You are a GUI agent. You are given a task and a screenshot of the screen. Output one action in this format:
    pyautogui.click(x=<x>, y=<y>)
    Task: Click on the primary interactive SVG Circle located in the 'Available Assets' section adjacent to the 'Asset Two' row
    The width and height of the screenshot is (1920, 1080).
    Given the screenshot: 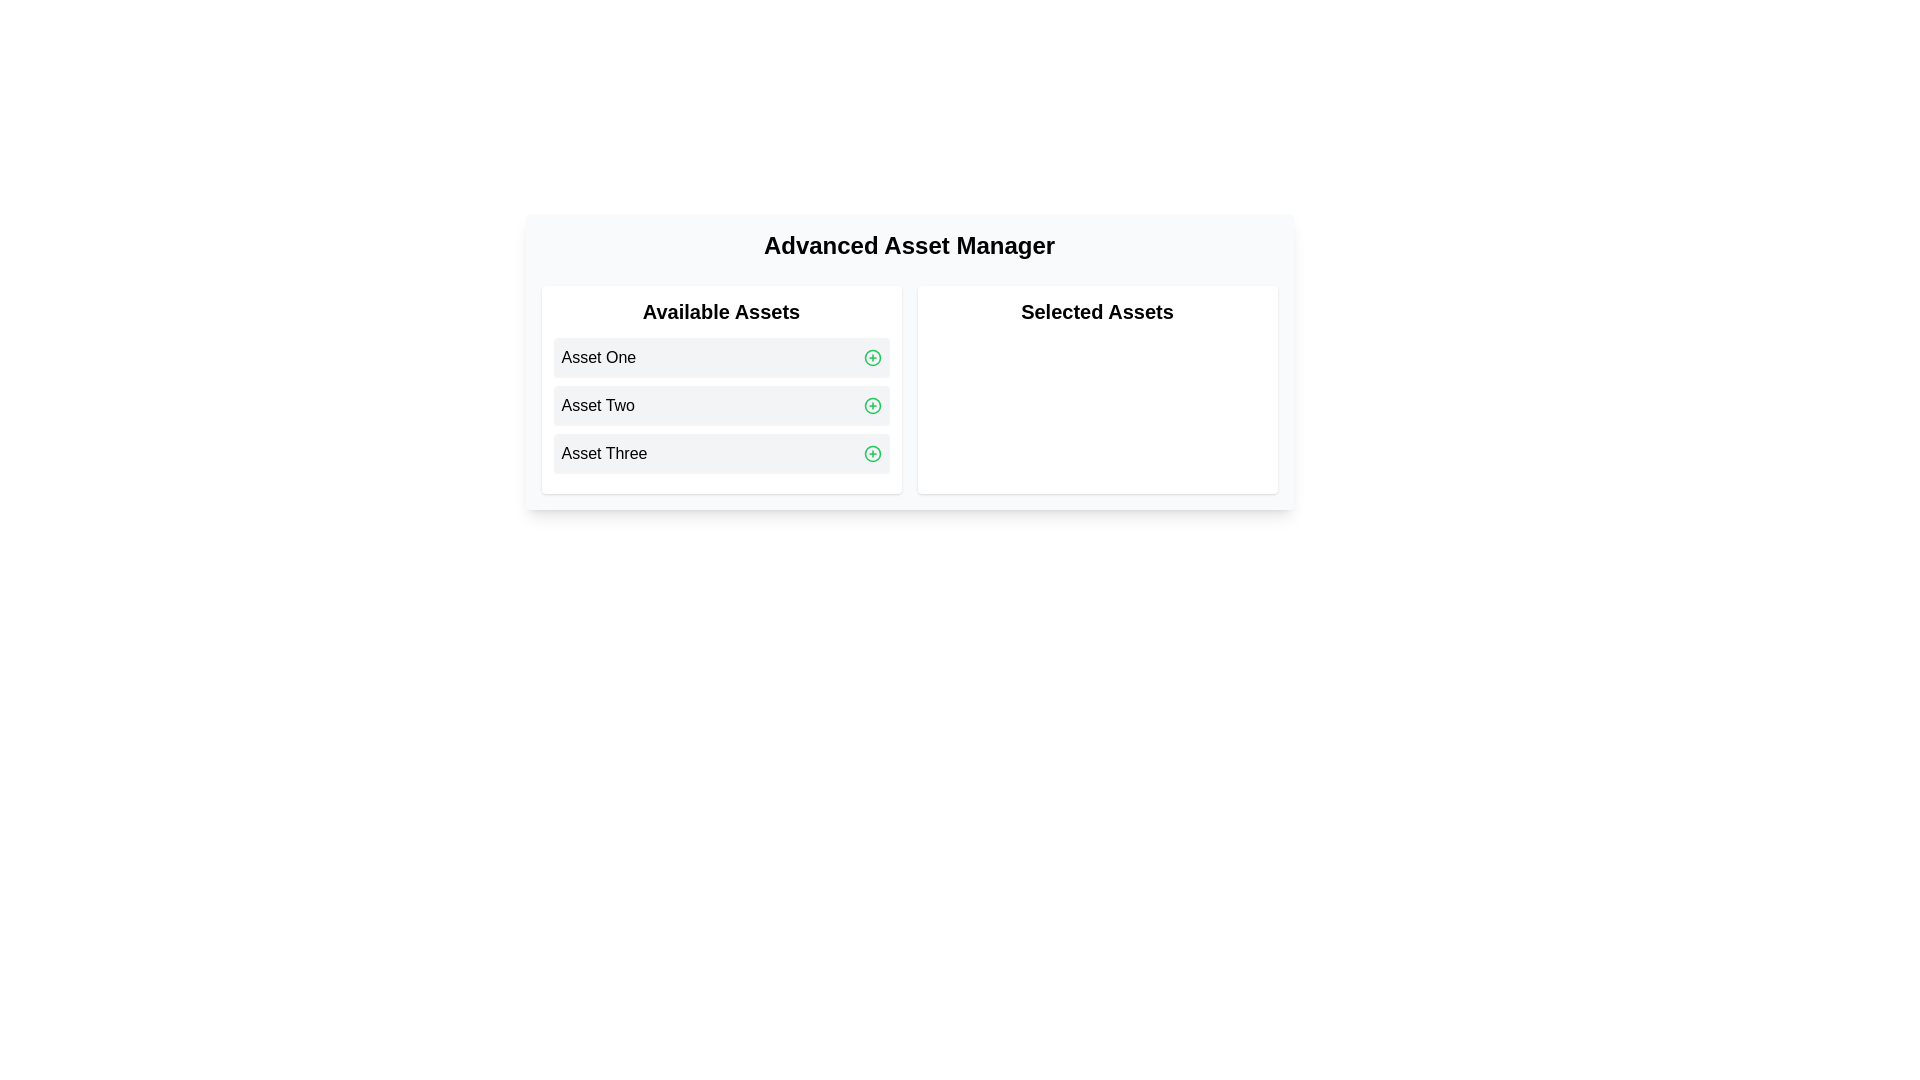 What is the action you would take?
    pyautogui.click(x=872, y=405)
    